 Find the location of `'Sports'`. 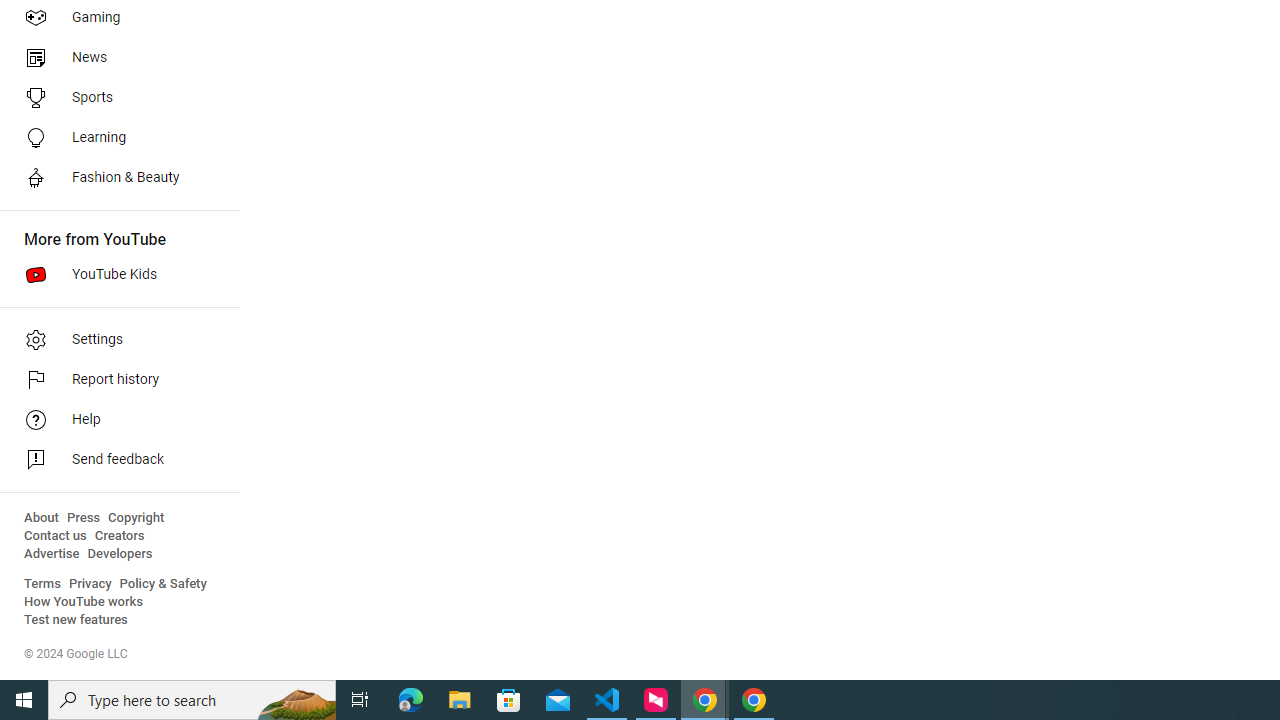

'Sports' is located at coordinates (112, 97).